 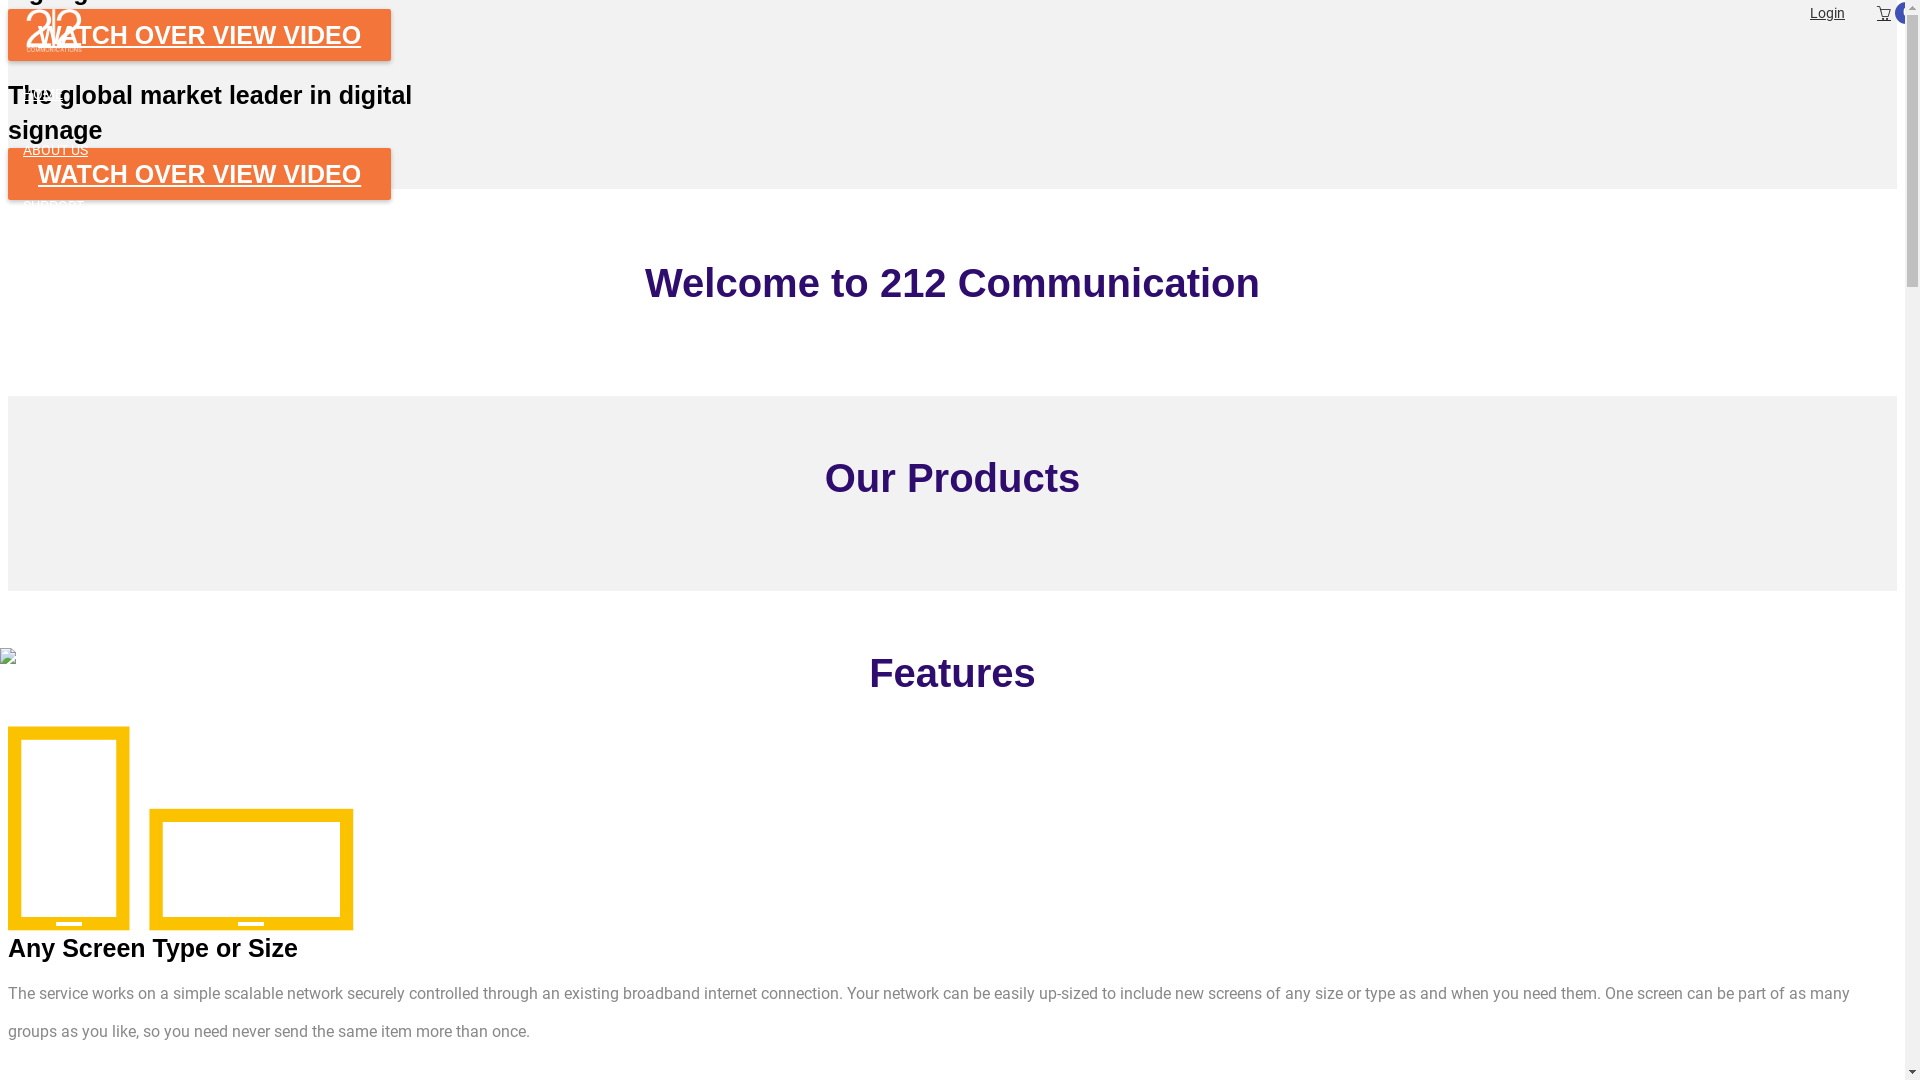 I want to click on 'ABOUT US', so click(x=963, y=149).